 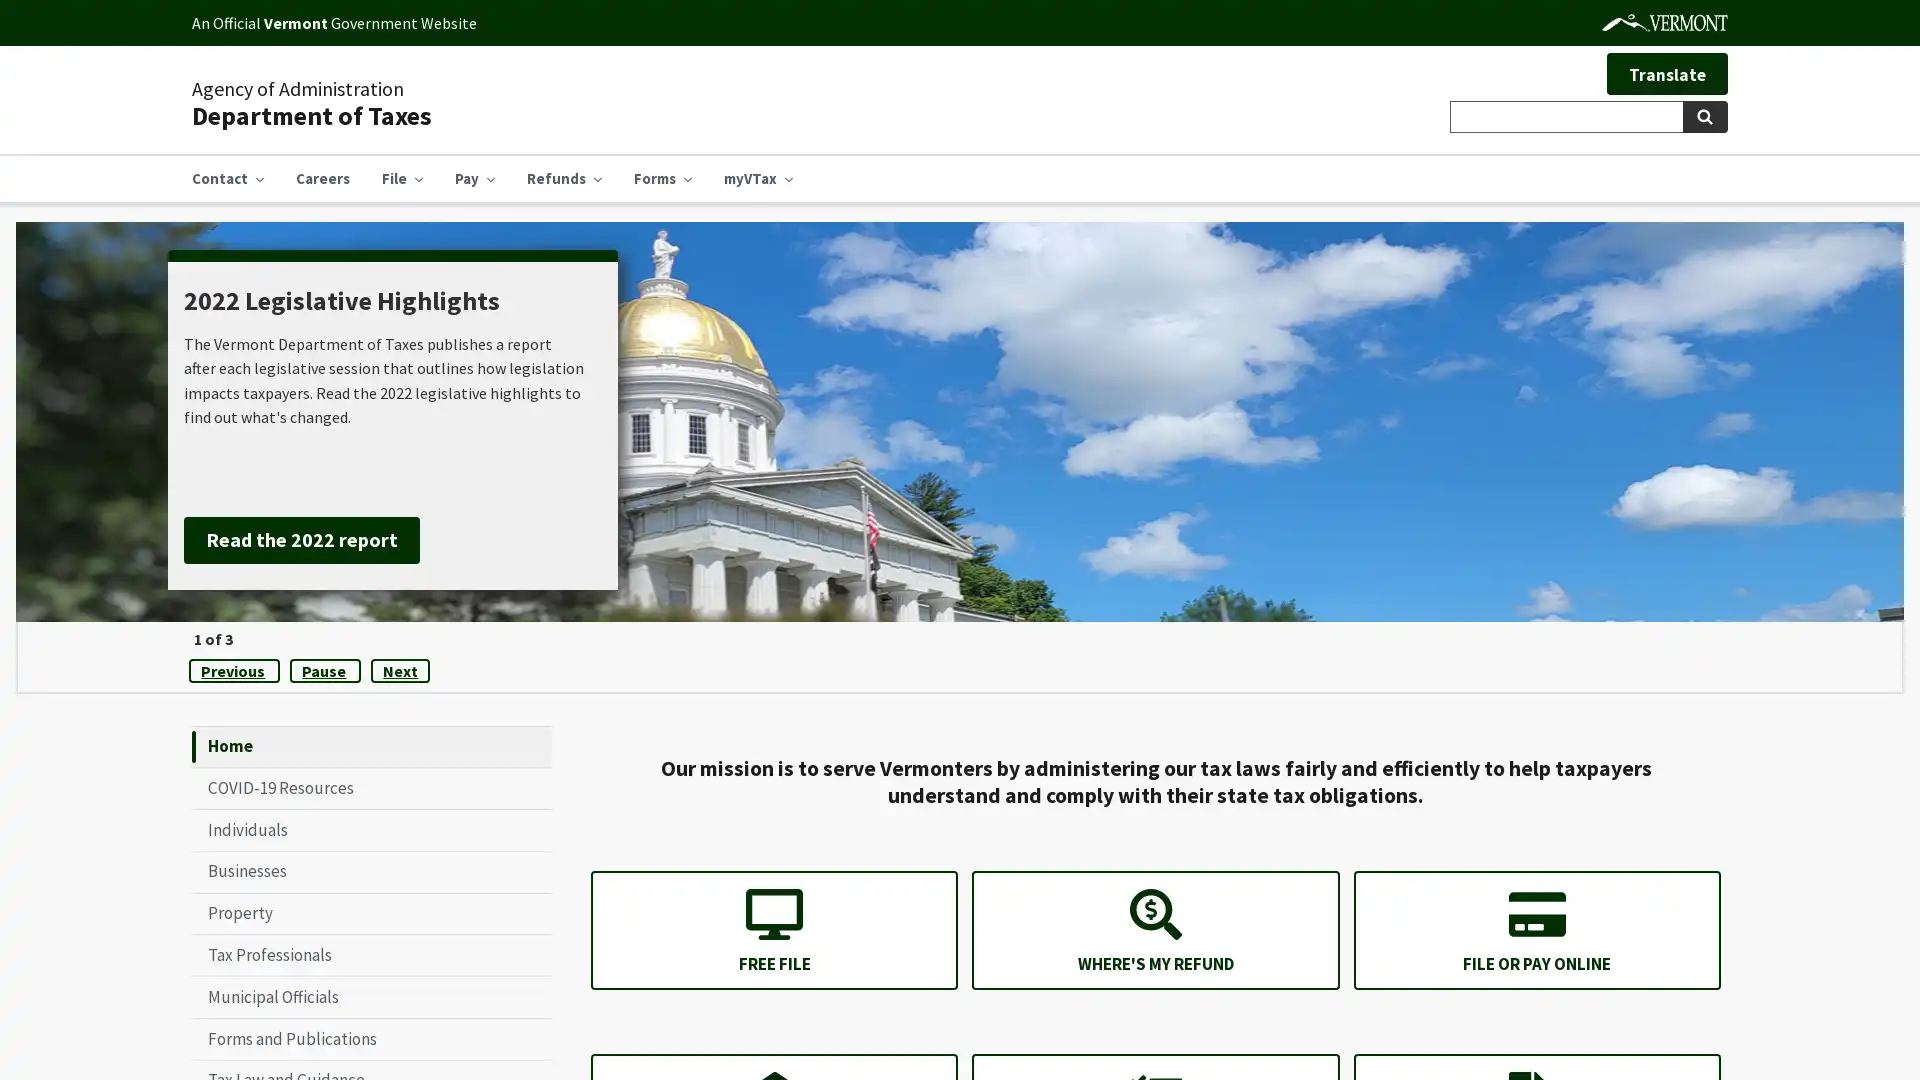 What do you see at coordinates (227, 176) in the screenshot?
I see `Contact` at bounding box center [227, 176].